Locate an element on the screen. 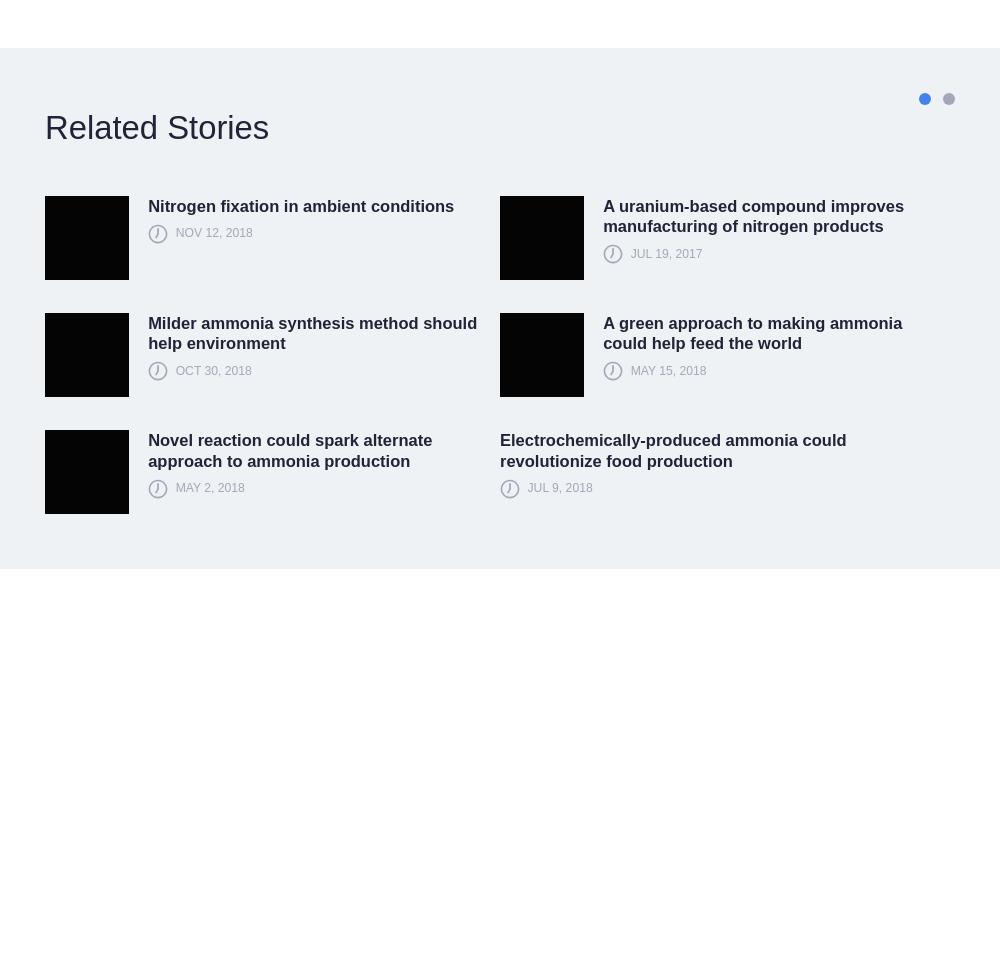 Image resolution: width=1000 pixels, height=967 pixels. 'Nov 12, 2018' is located at coordinates (212, 233).